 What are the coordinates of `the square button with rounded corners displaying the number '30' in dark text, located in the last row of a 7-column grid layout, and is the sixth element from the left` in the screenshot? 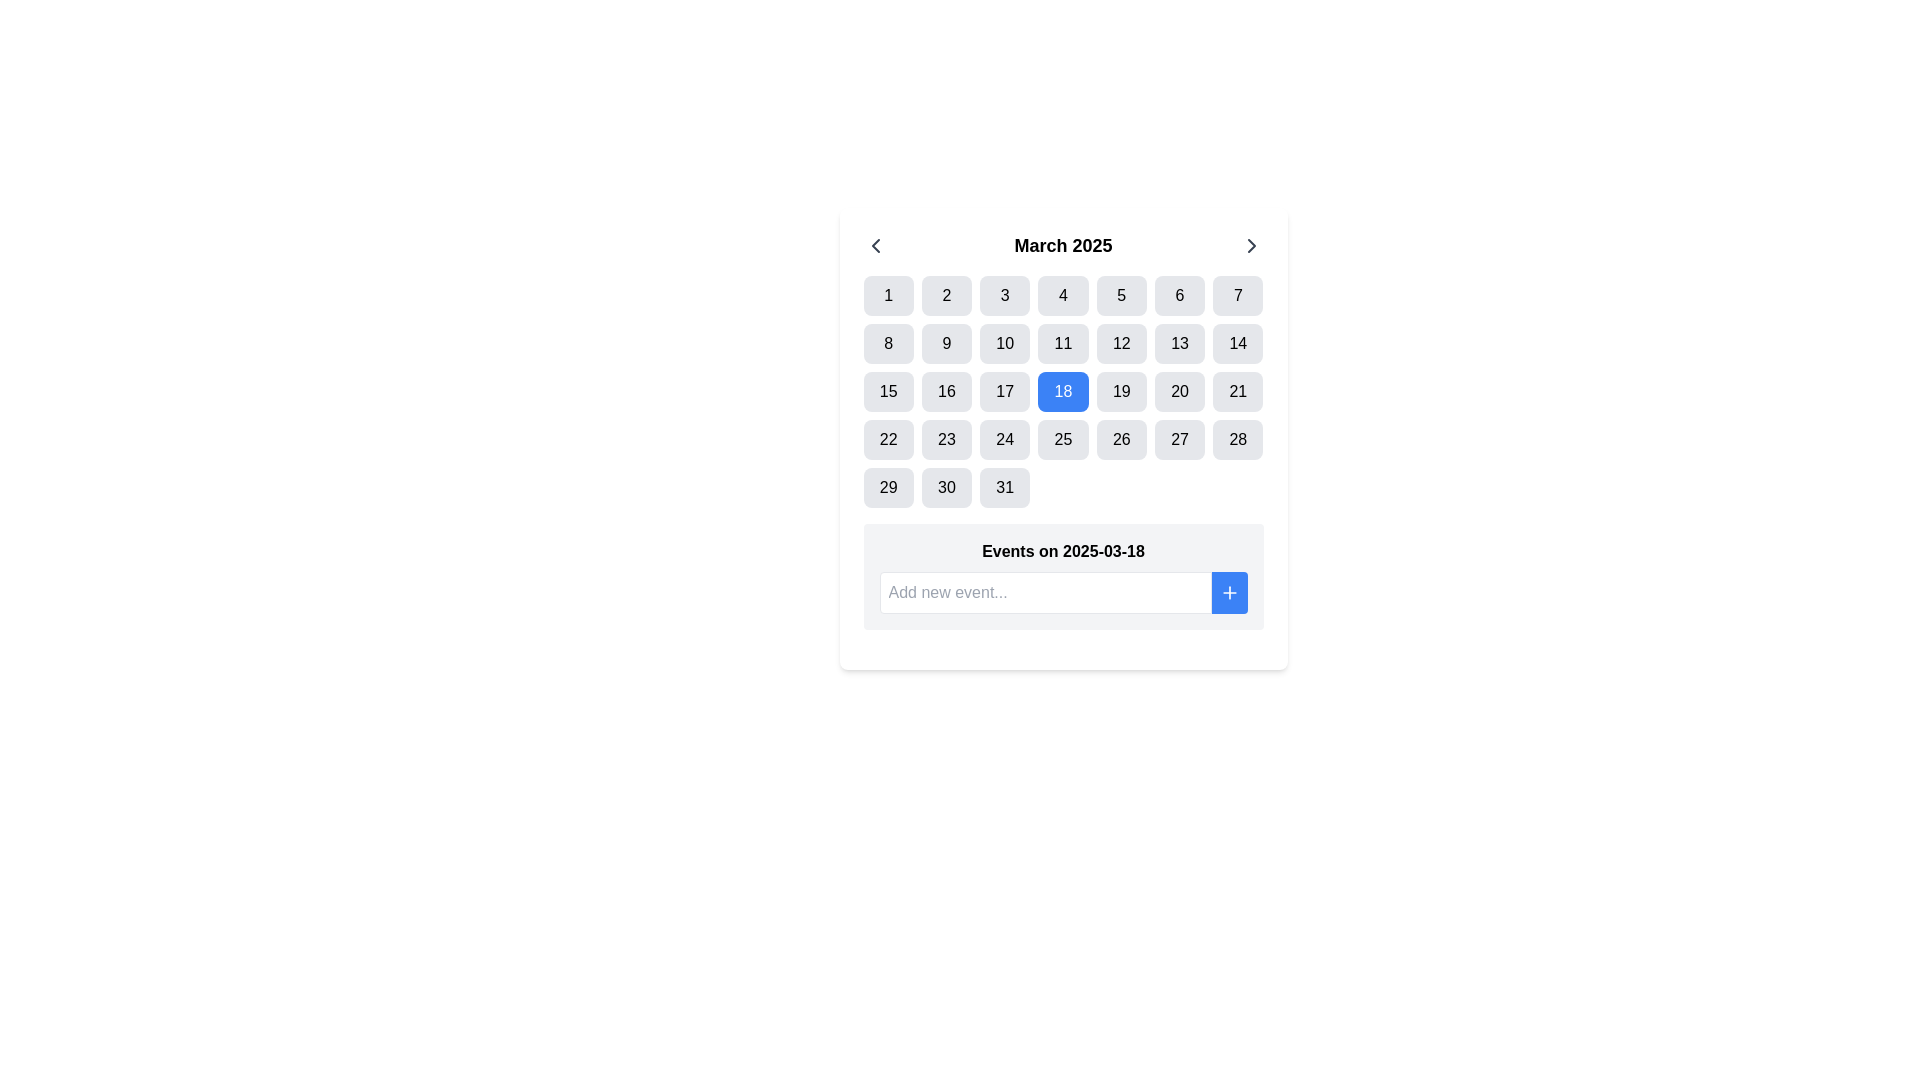 It's located at (945, 488).